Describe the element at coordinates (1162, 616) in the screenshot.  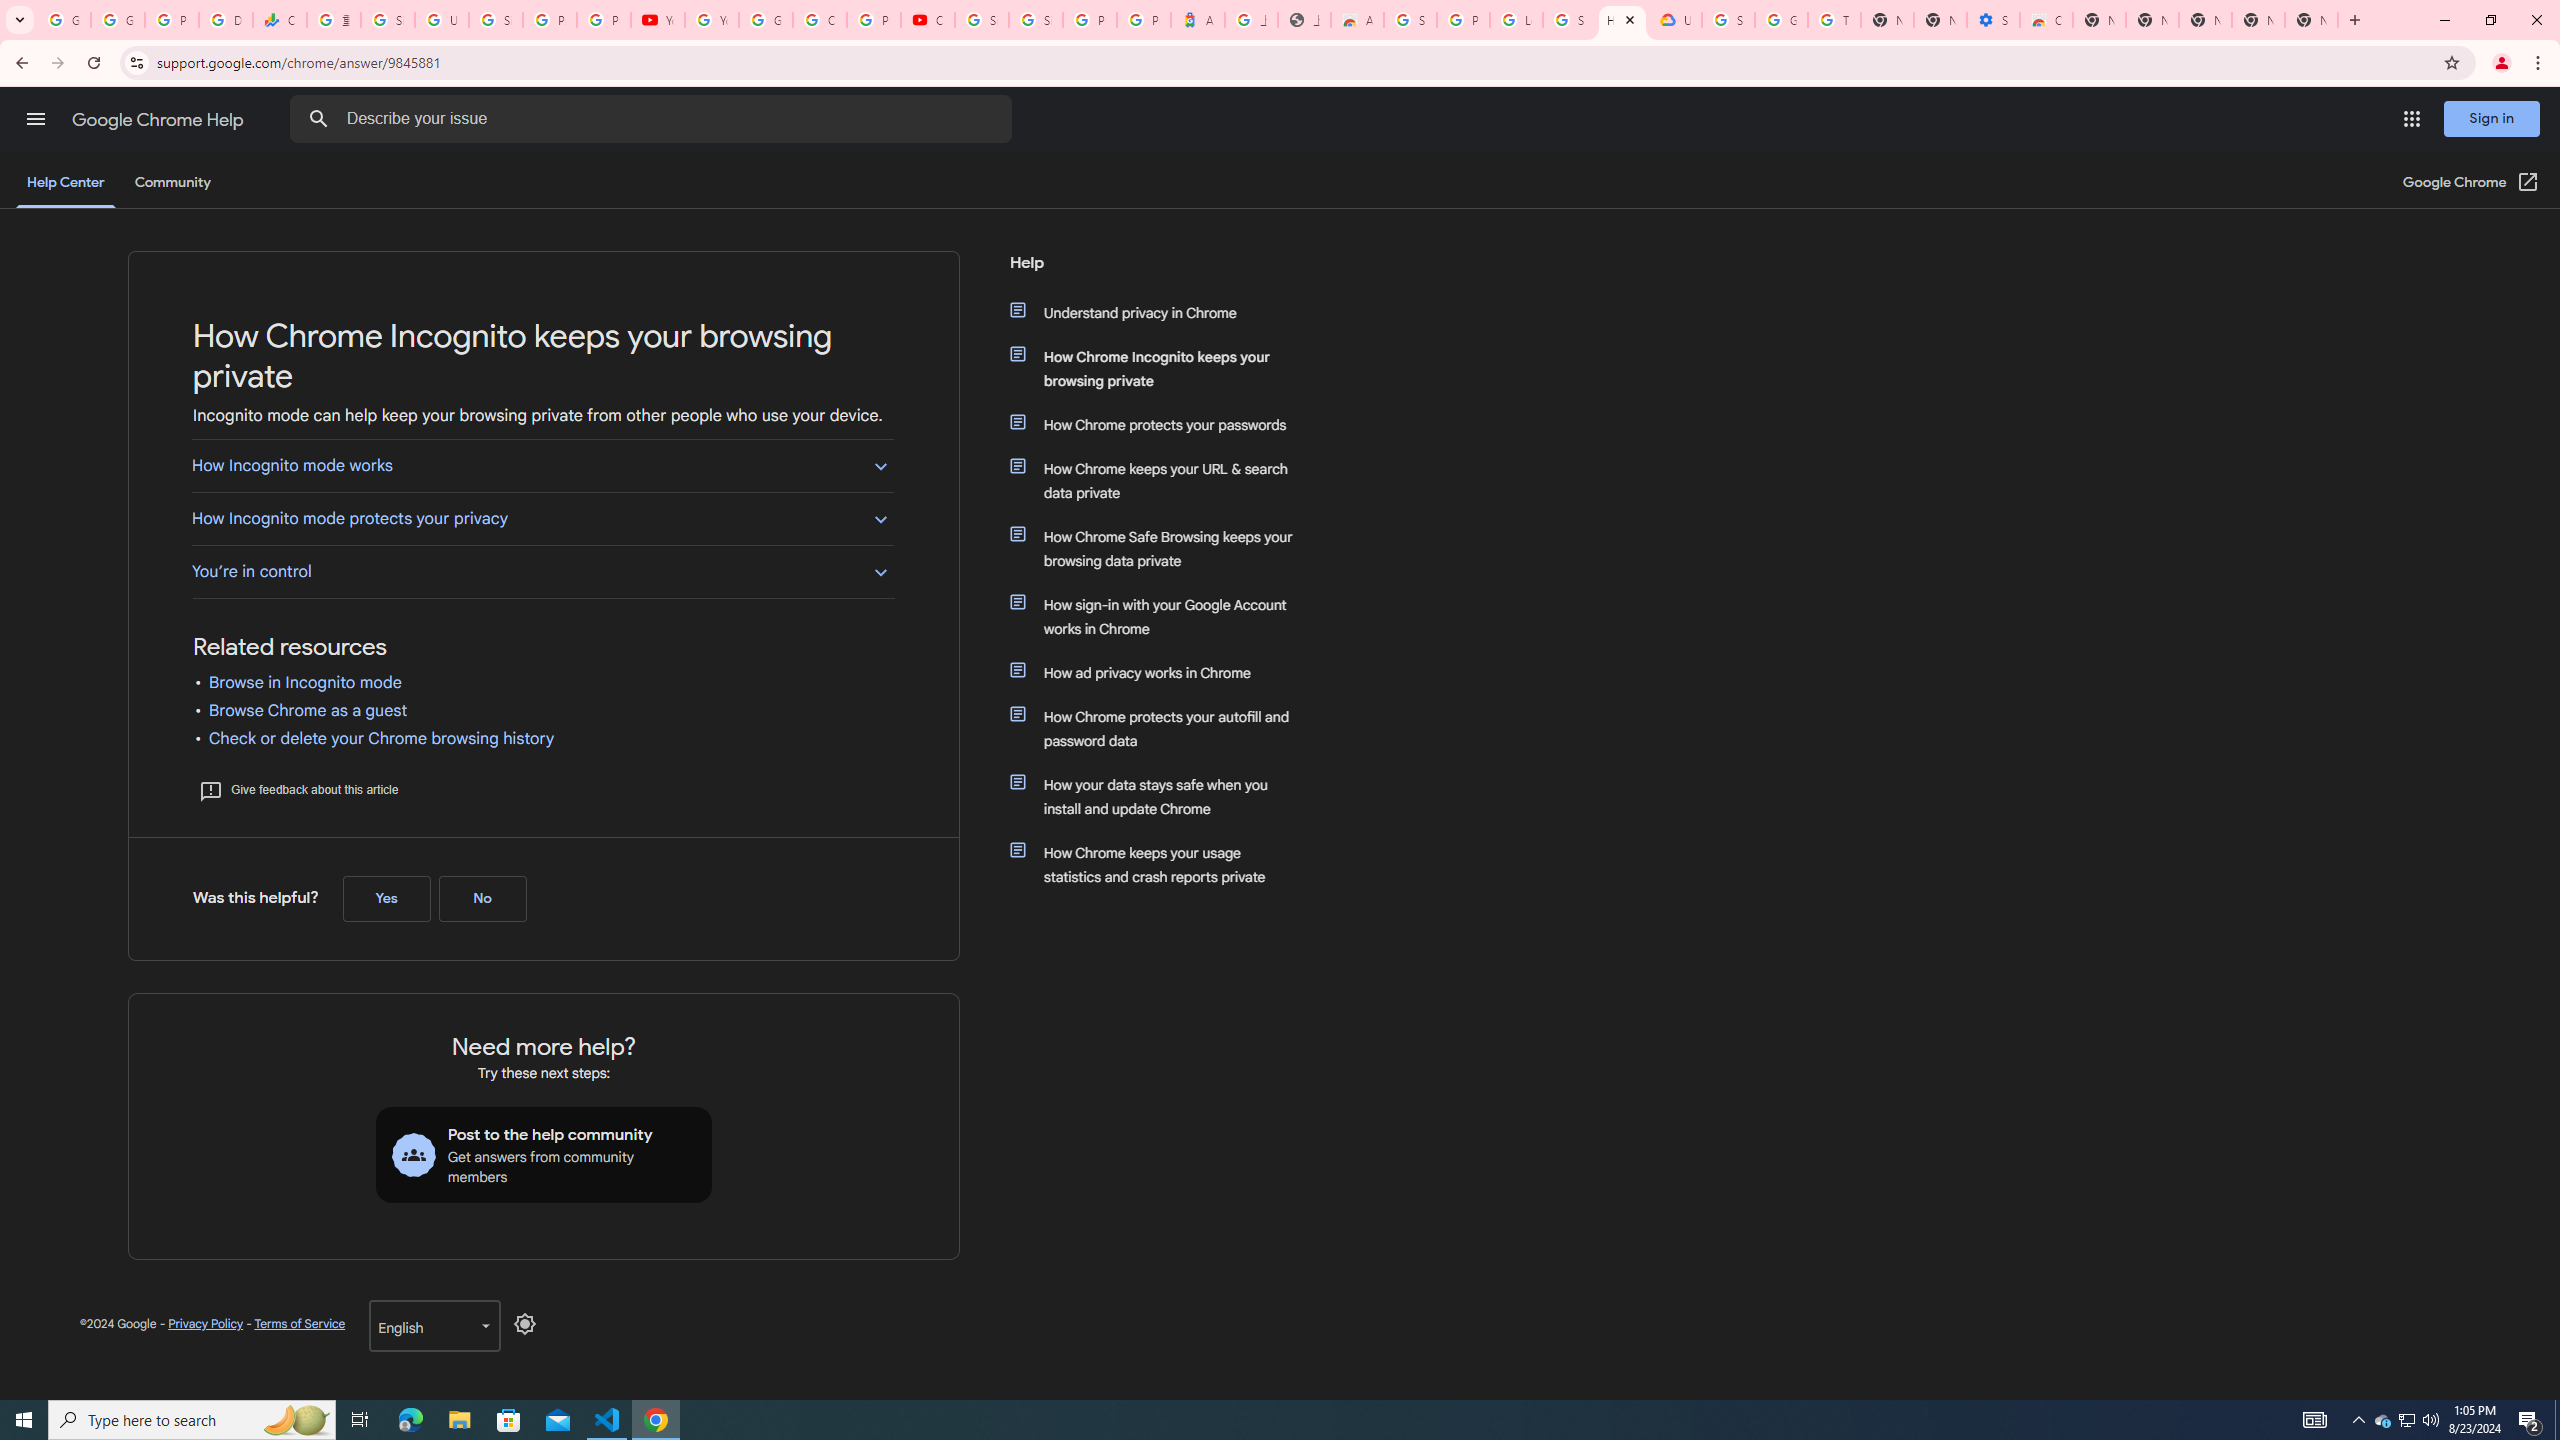
I see `'How sign-in with your Google Account works in Chrome'` at that location.